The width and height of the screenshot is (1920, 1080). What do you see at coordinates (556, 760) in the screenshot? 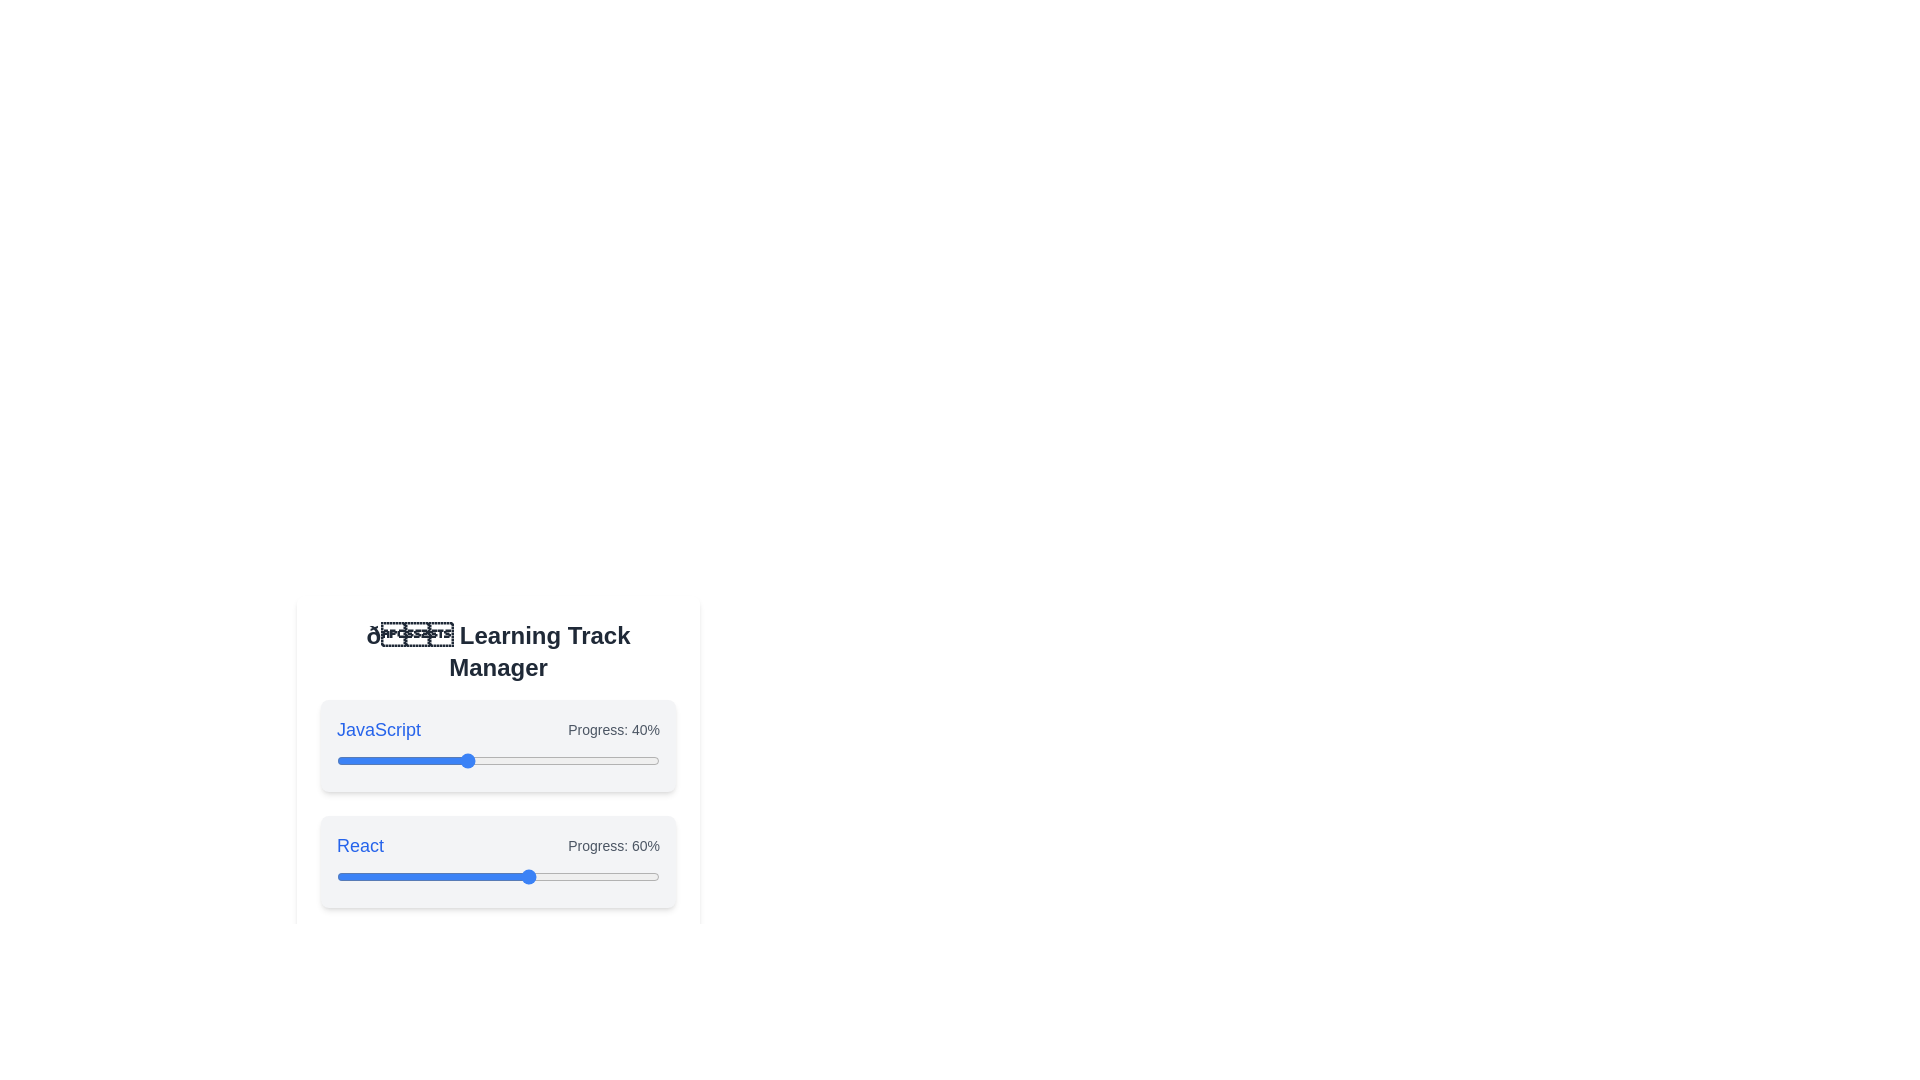
I see `the JavaScript progress` at bounding box center [556, 760].